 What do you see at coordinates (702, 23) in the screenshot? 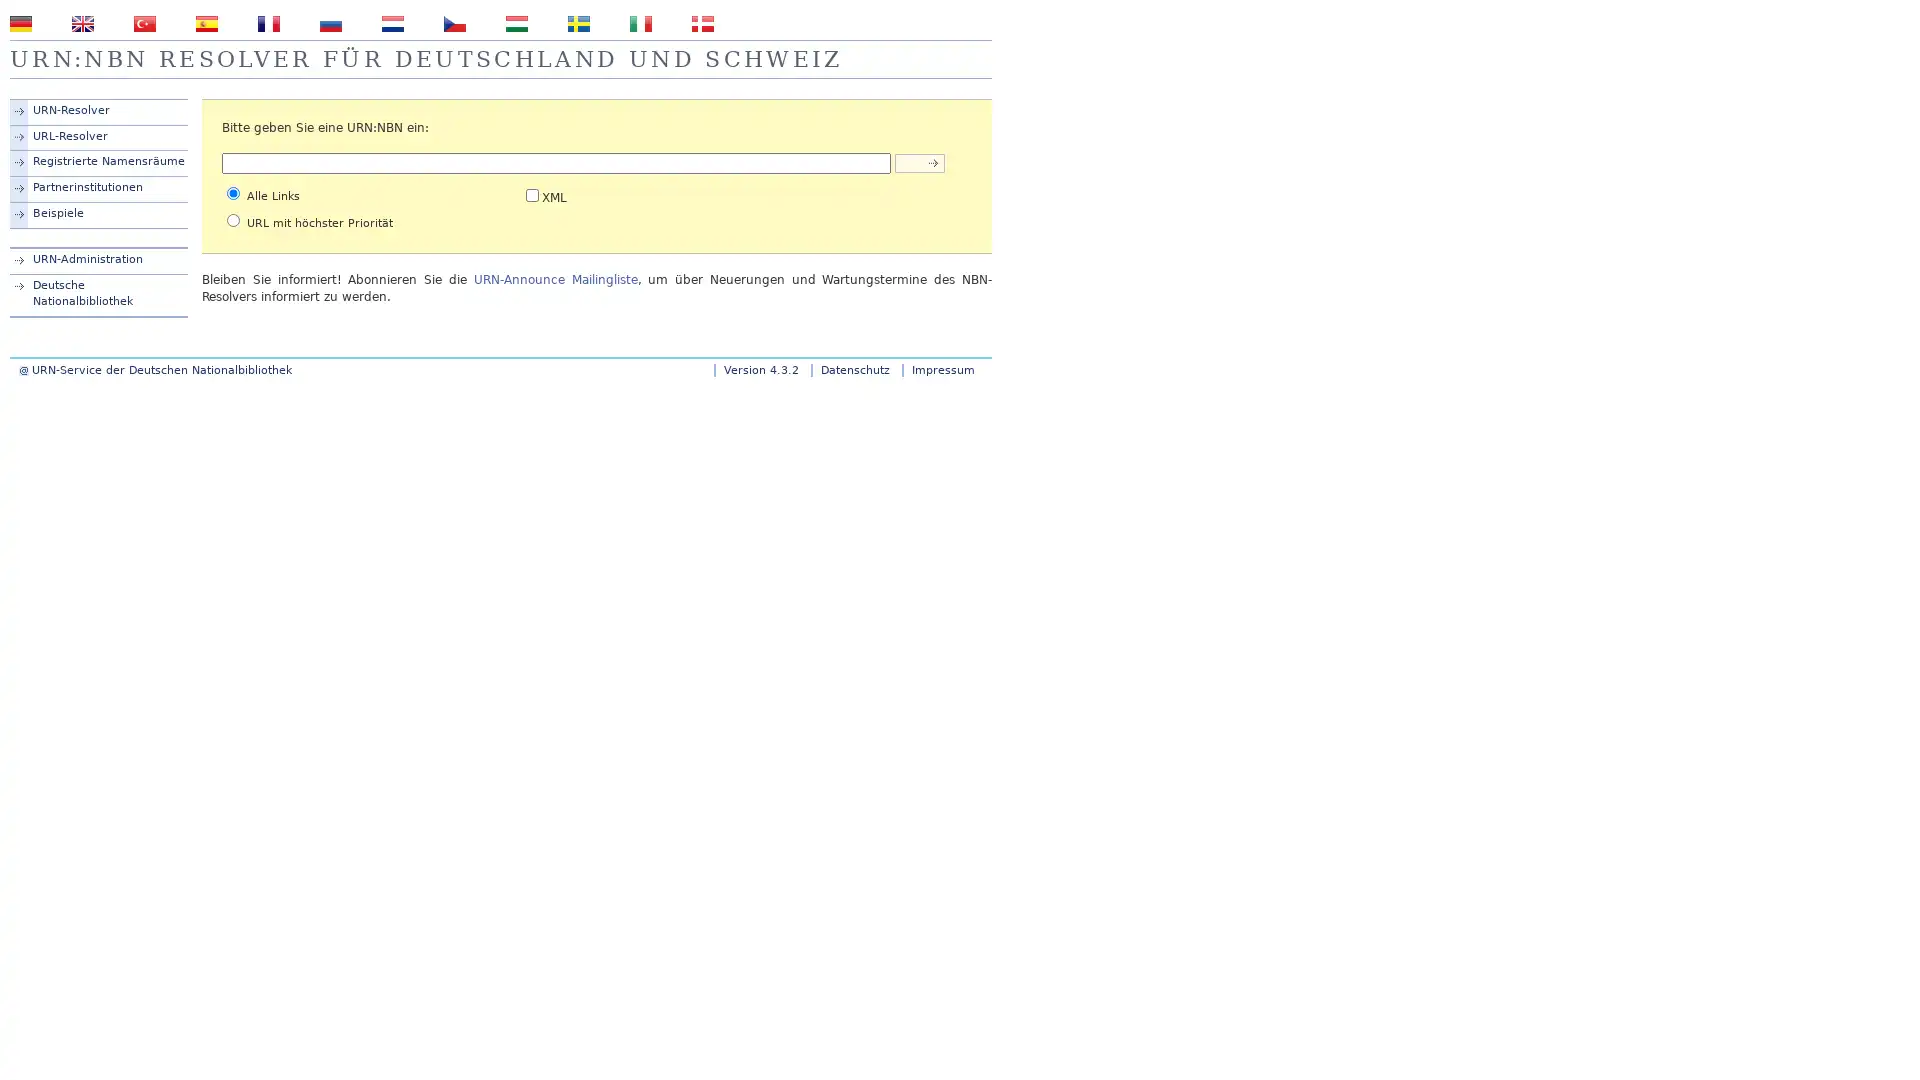
I see `dk` at bounding box center [702, 23].